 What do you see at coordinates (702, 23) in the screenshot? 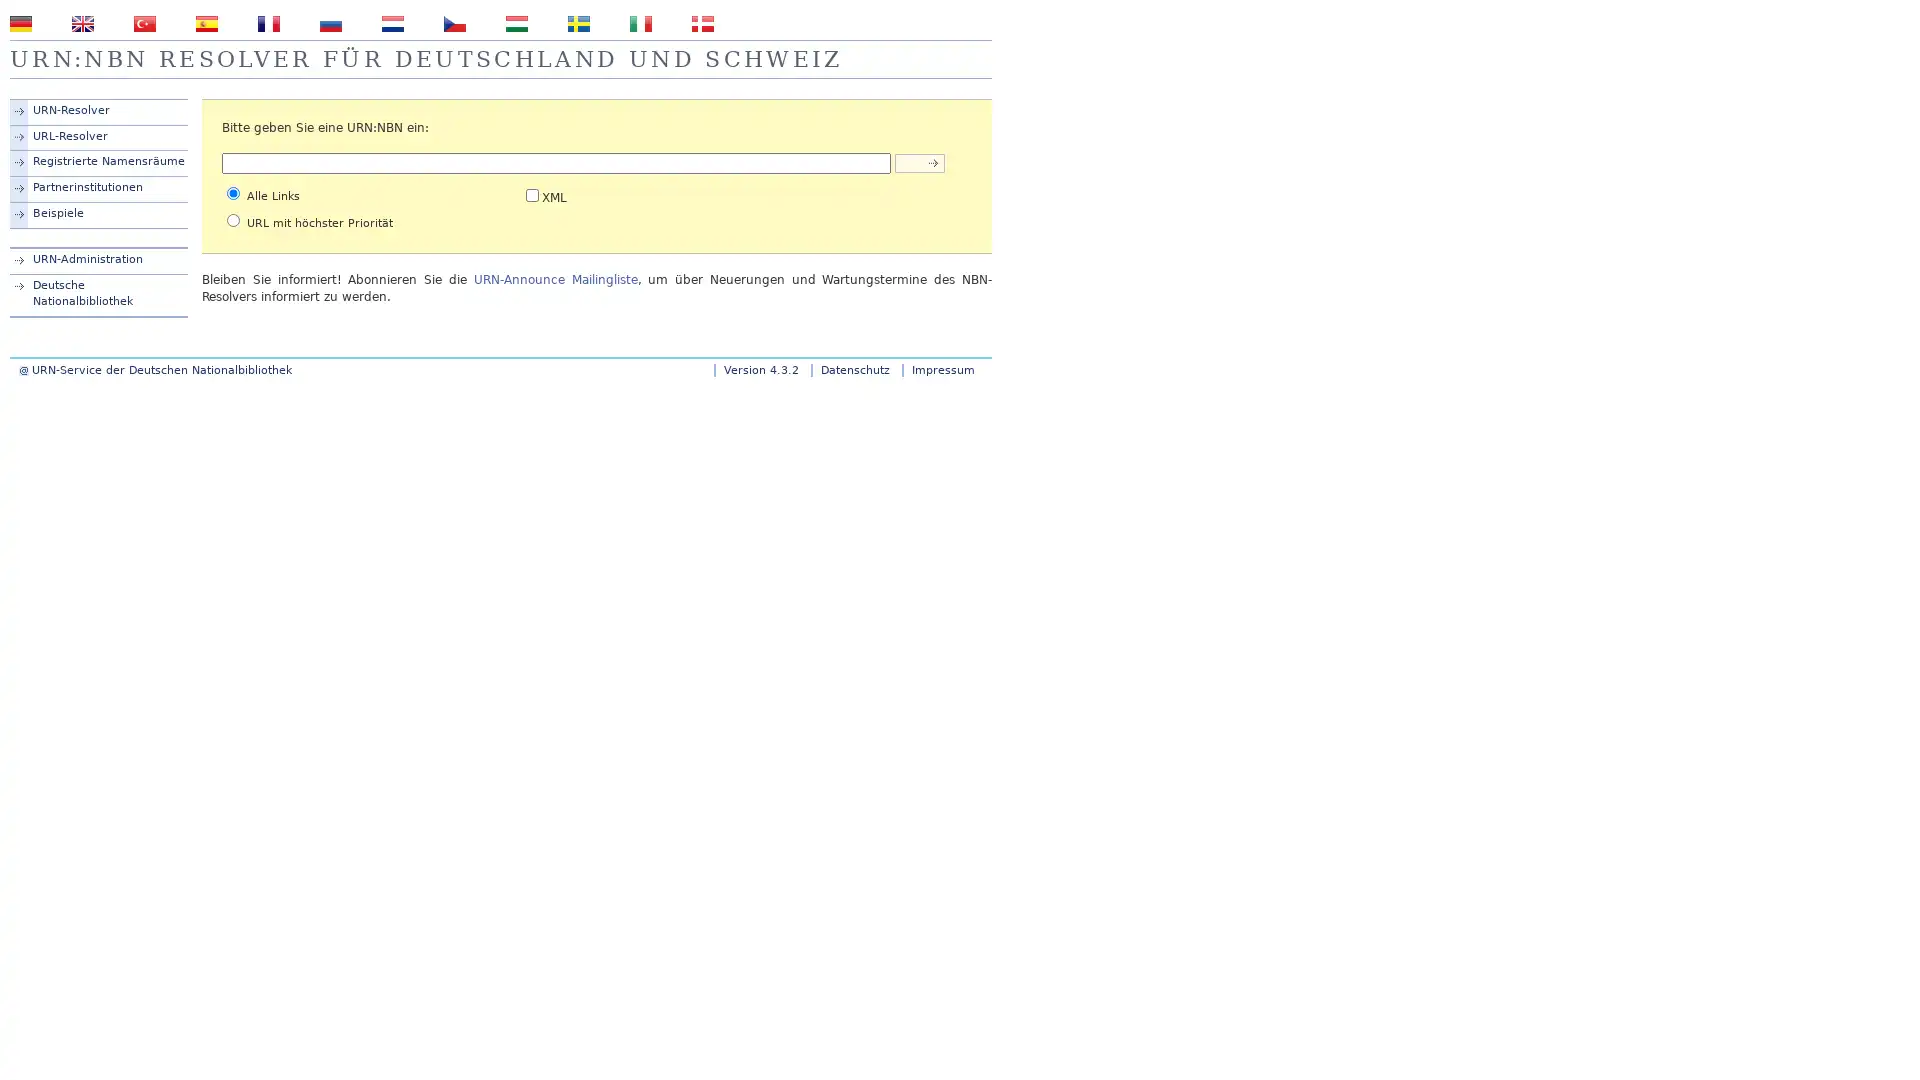
I see `dk` at bounding box center [702, 23].